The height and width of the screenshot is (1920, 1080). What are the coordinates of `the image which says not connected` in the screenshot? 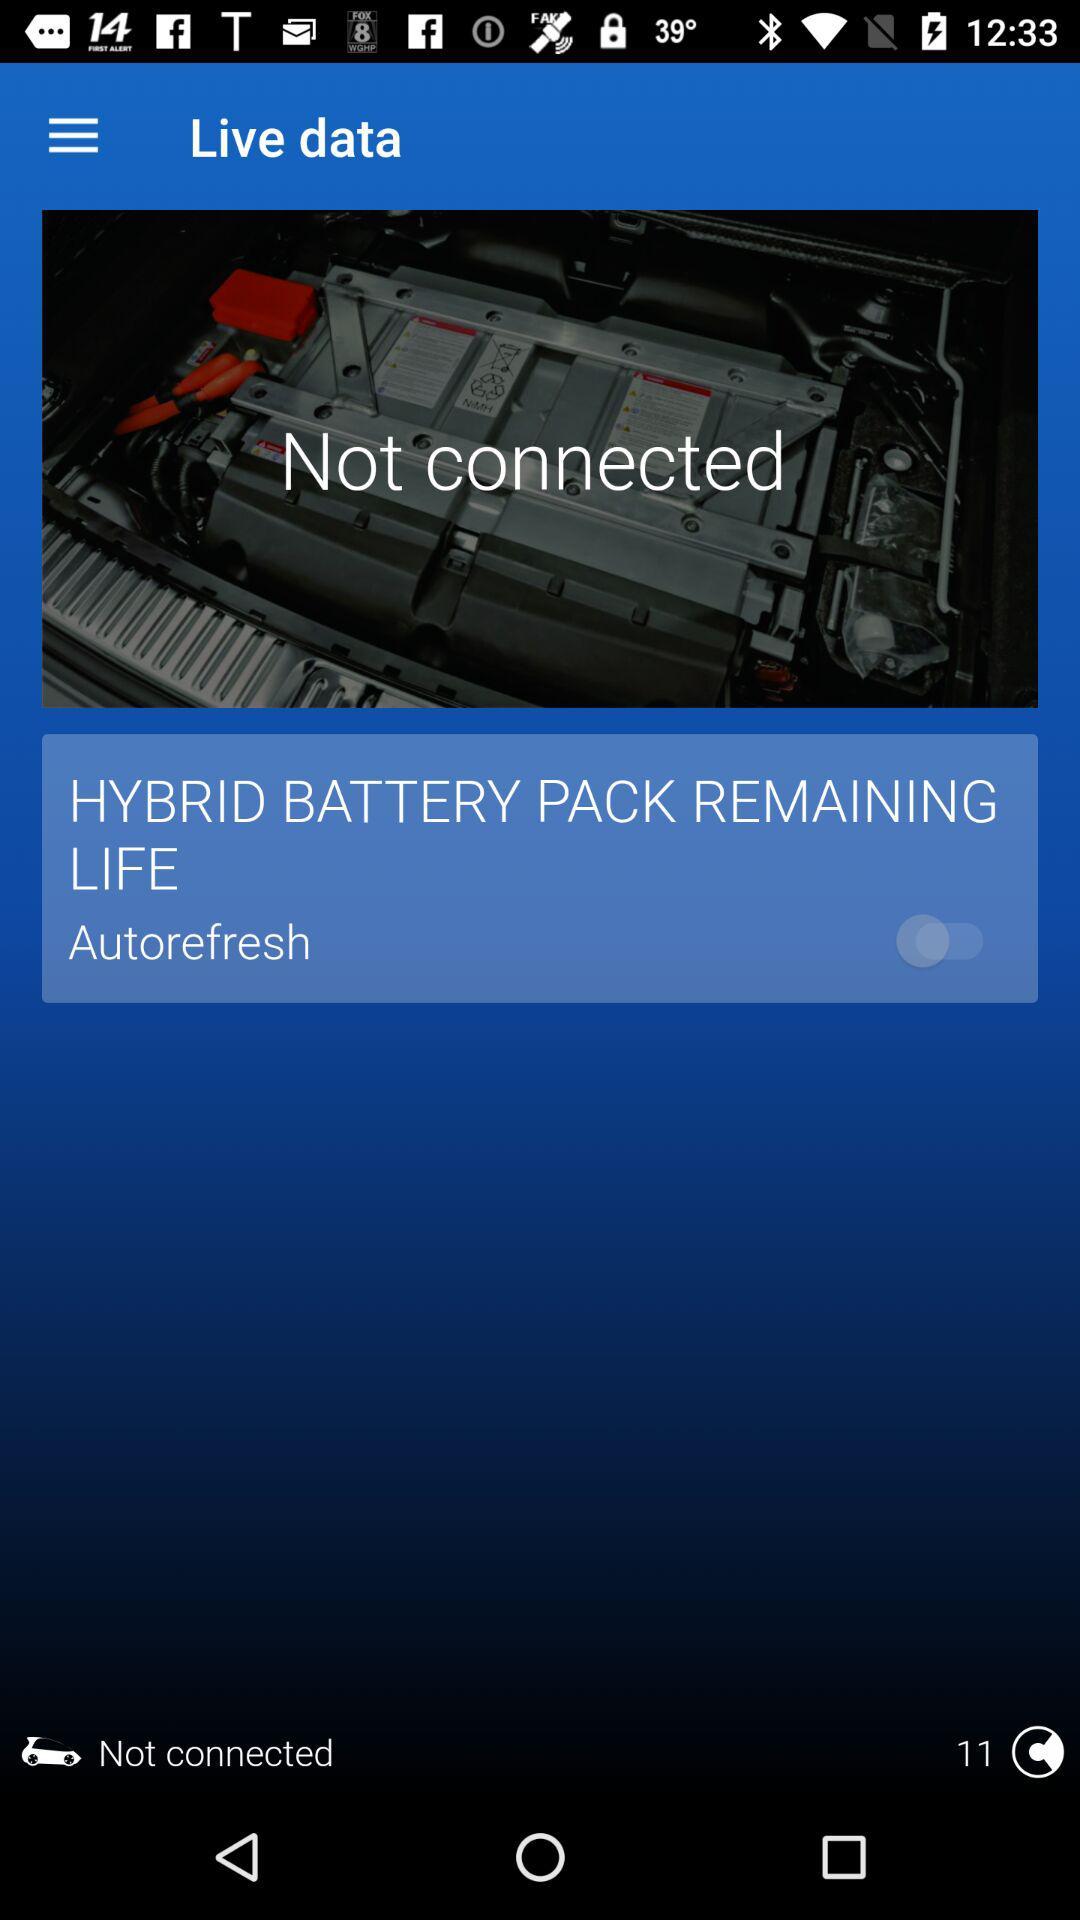 It's located at (540, 458).